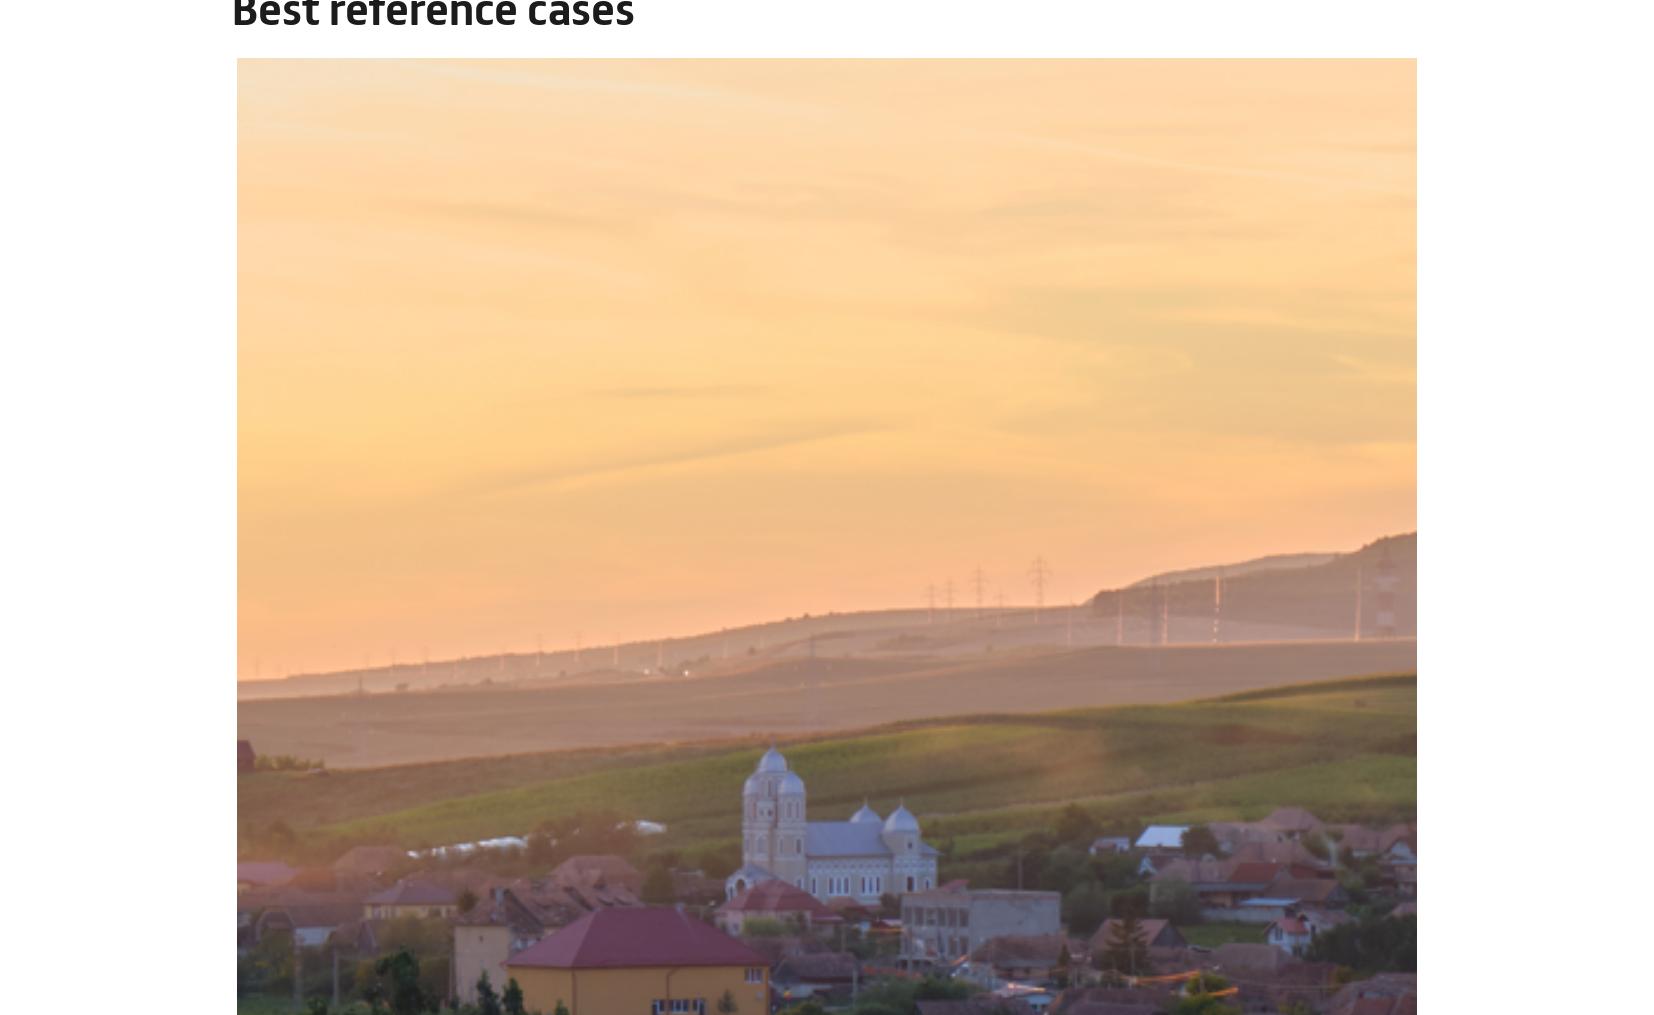 The height and width of the screenshot is (1015, 1654). I want to click on 'Use necessary cookies only', so click(1356, 877).